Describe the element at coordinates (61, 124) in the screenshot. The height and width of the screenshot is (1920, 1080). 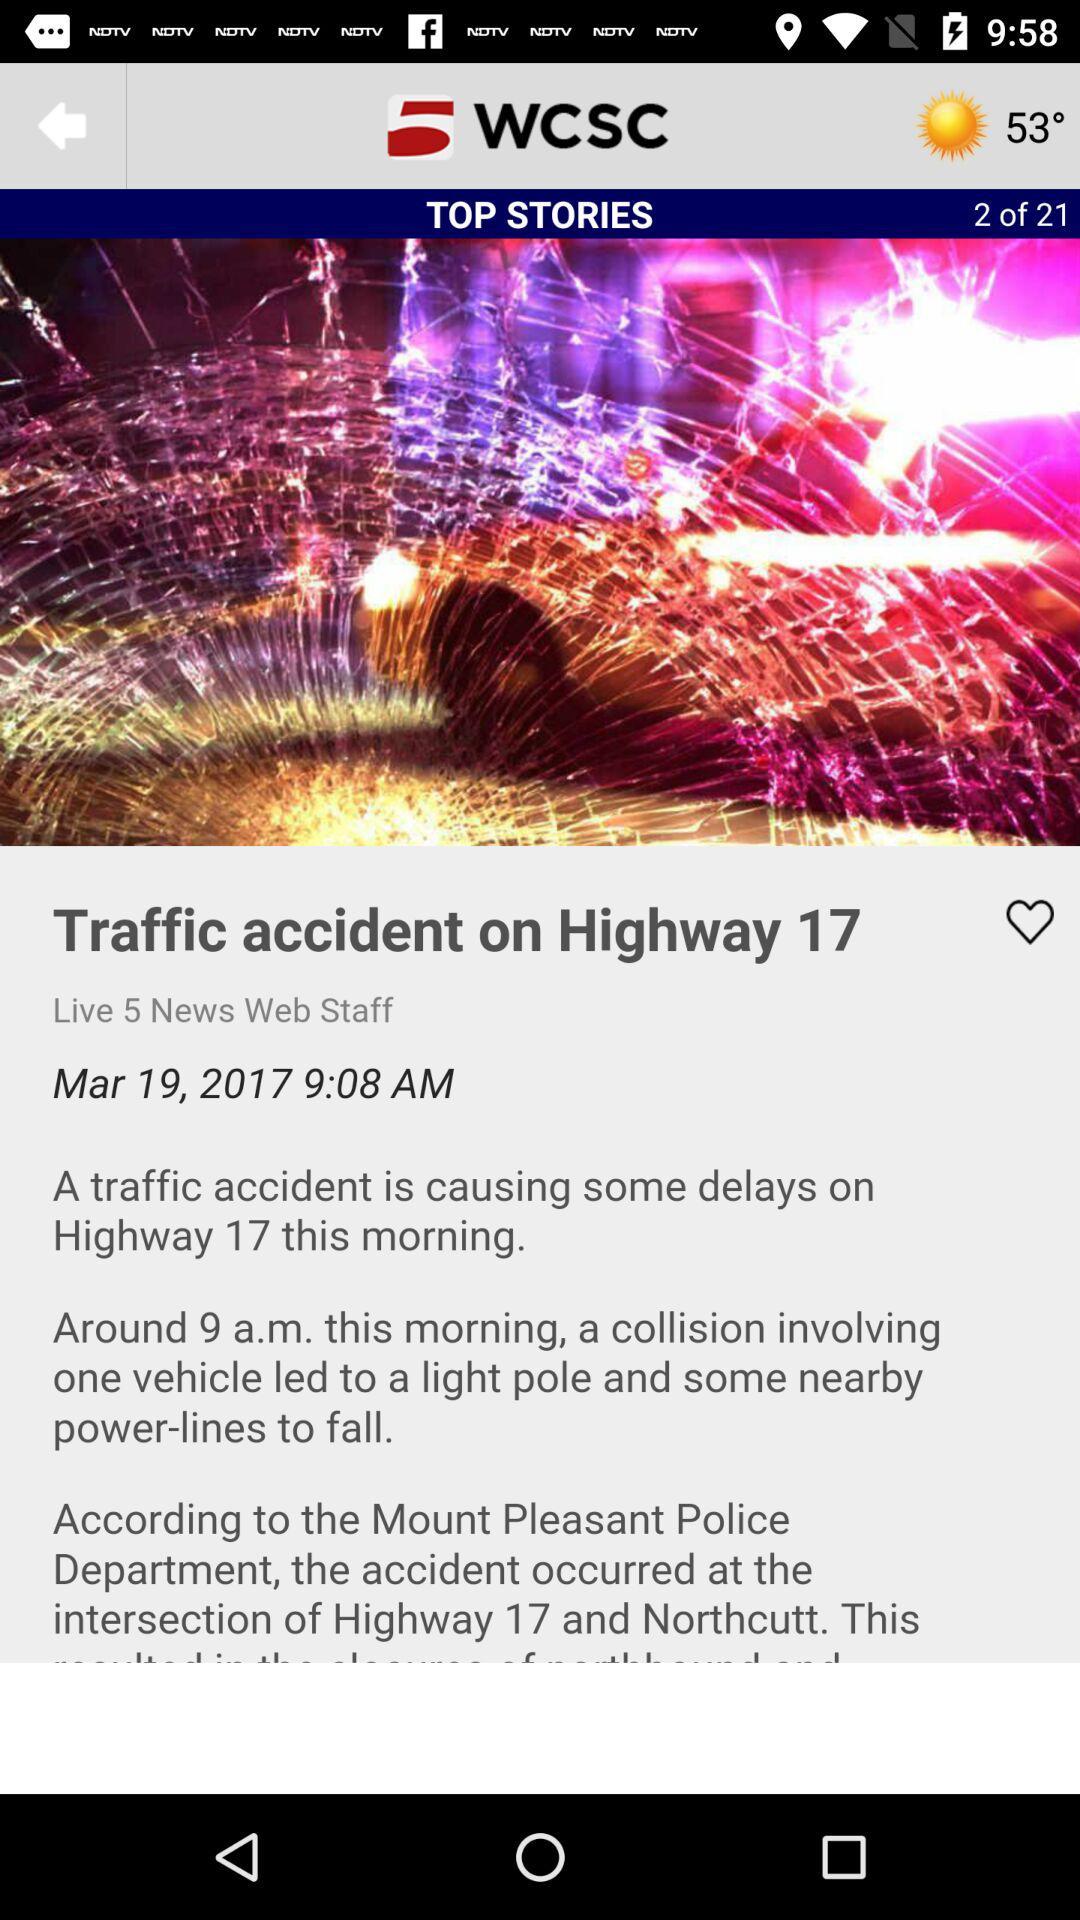
I see `main menu option` at that location.